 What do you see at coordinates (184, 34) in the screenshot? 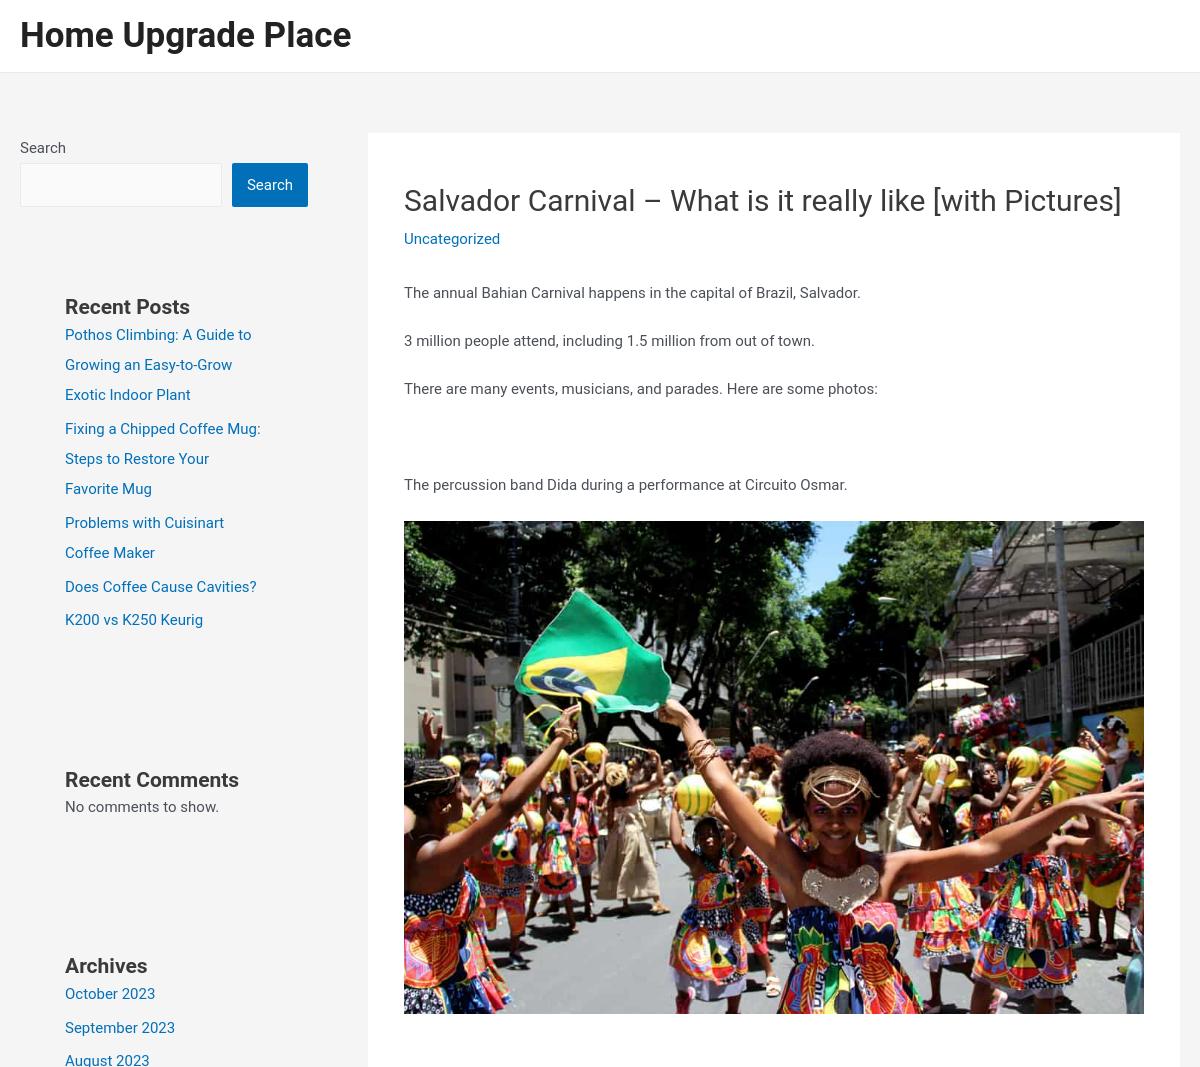
I see `'Home Upgrade Place'` at bounding box center [184, 34].